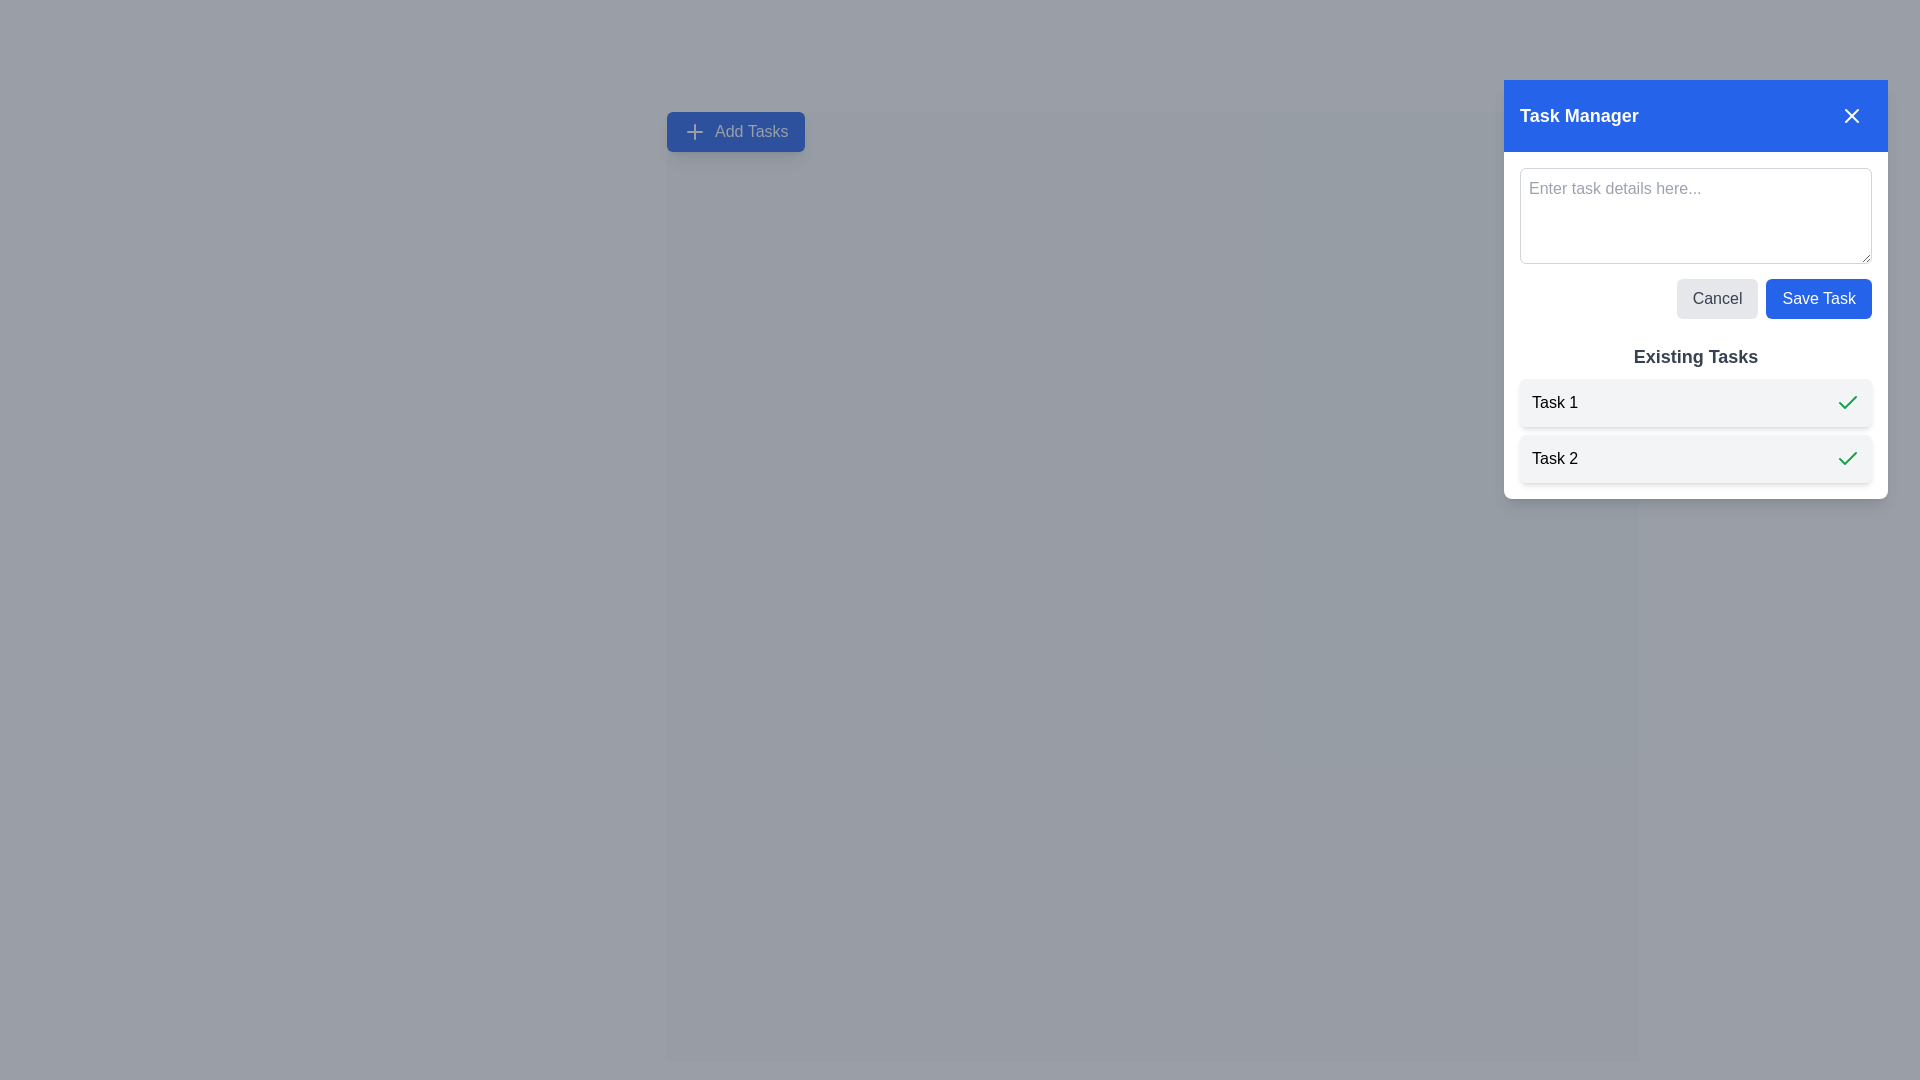 Image resolution: width=1920 pixels, height=1080 pixels. What do you see at coordinates (1851, 115) in the screenshot?
I see `the small rounded square button with a blue background and a white 'X' mark located in the top-right corner of the 'Task Manager' header bar to invoke hover effects` at bounding box center [1851, 115].